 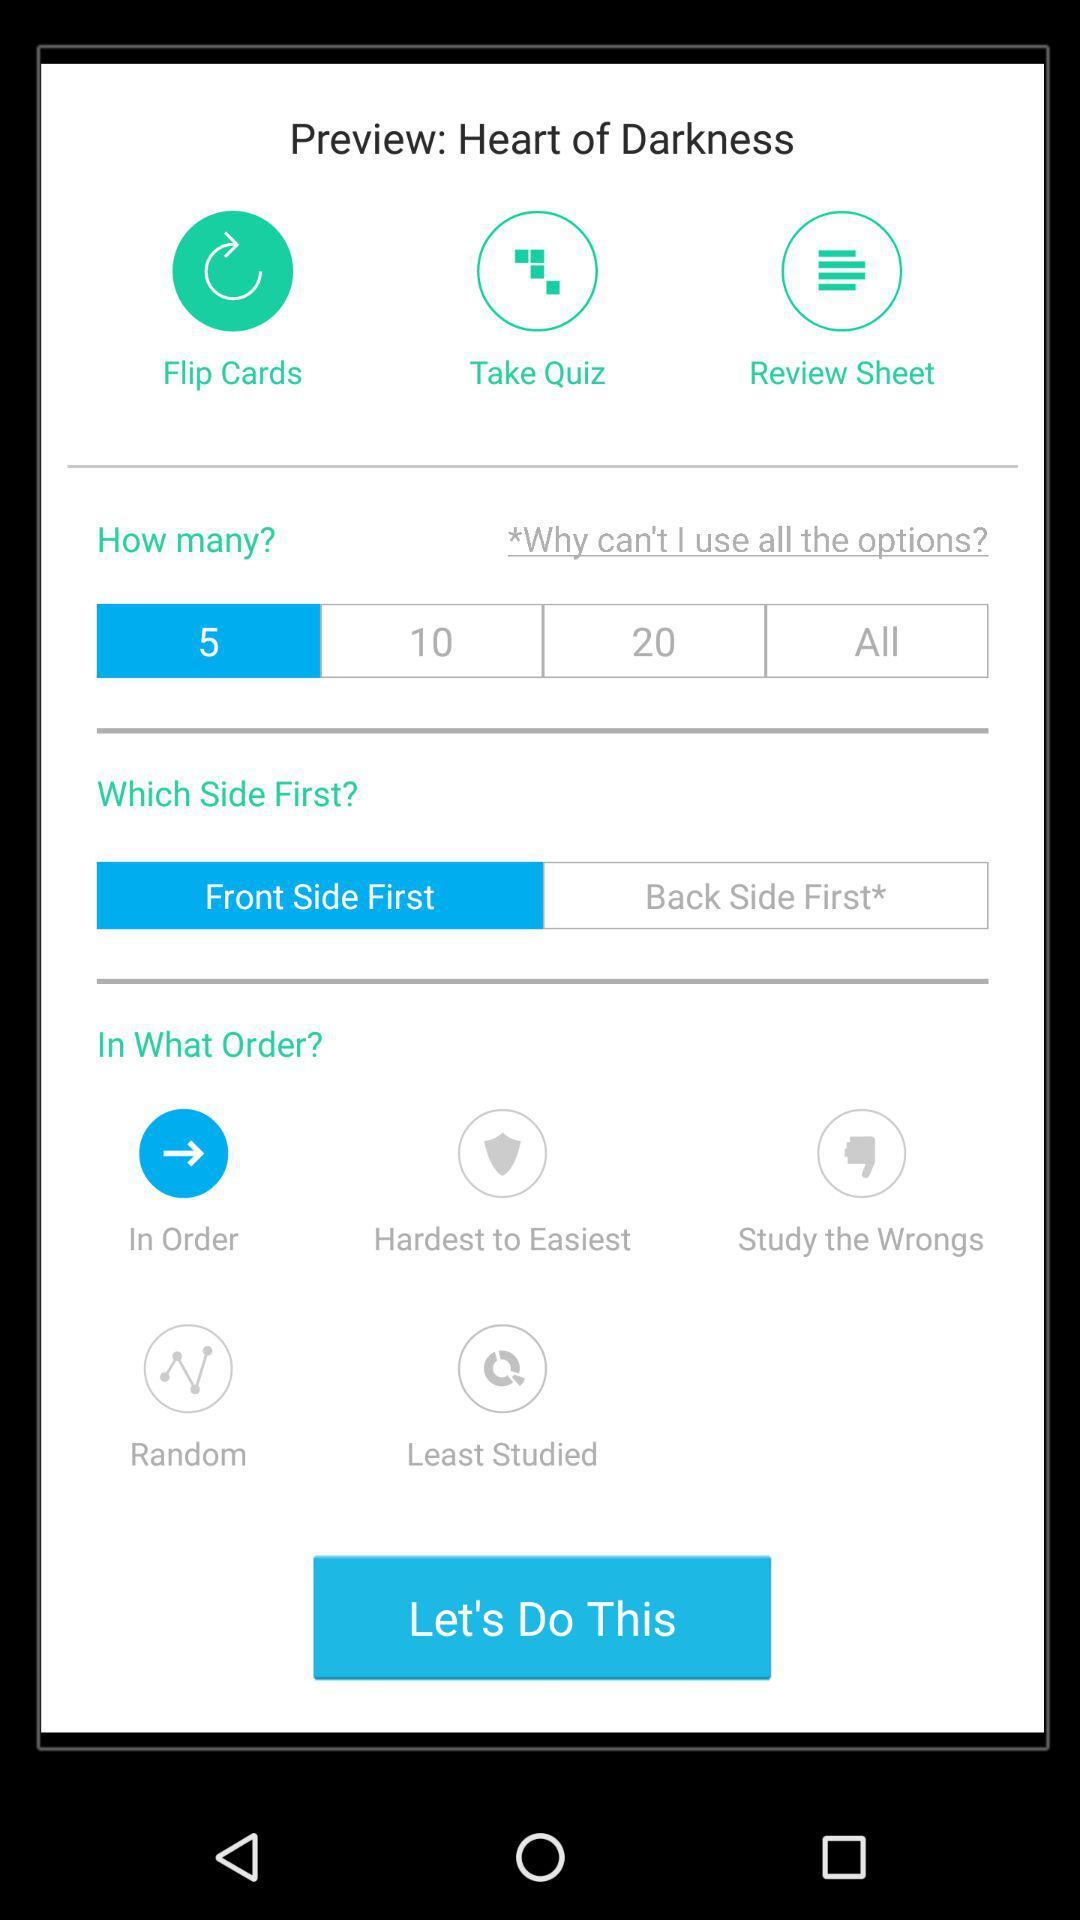 I want to click on the refresh icon, so click(x=231, y=289).